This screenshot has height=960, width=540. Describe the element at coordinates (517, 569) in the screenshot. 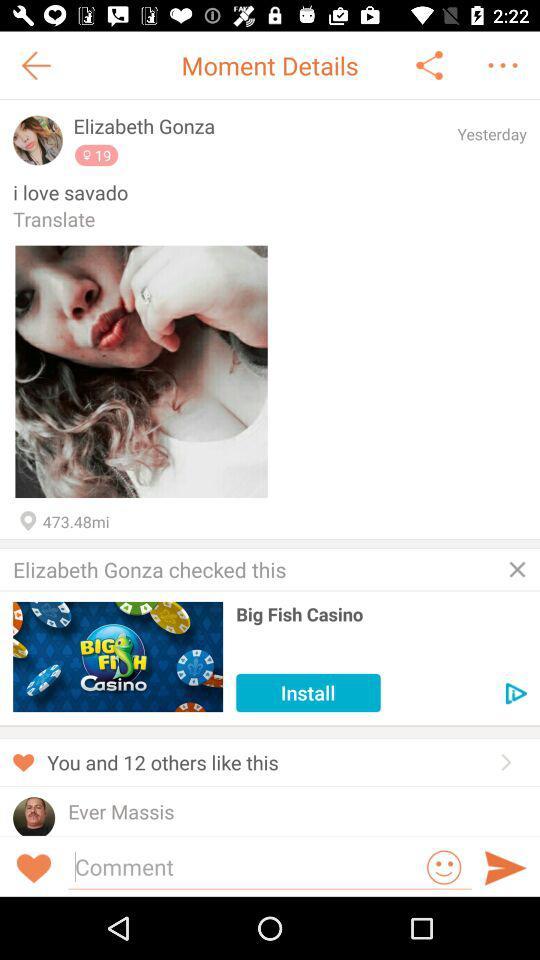

I see `hide moment` at that location.